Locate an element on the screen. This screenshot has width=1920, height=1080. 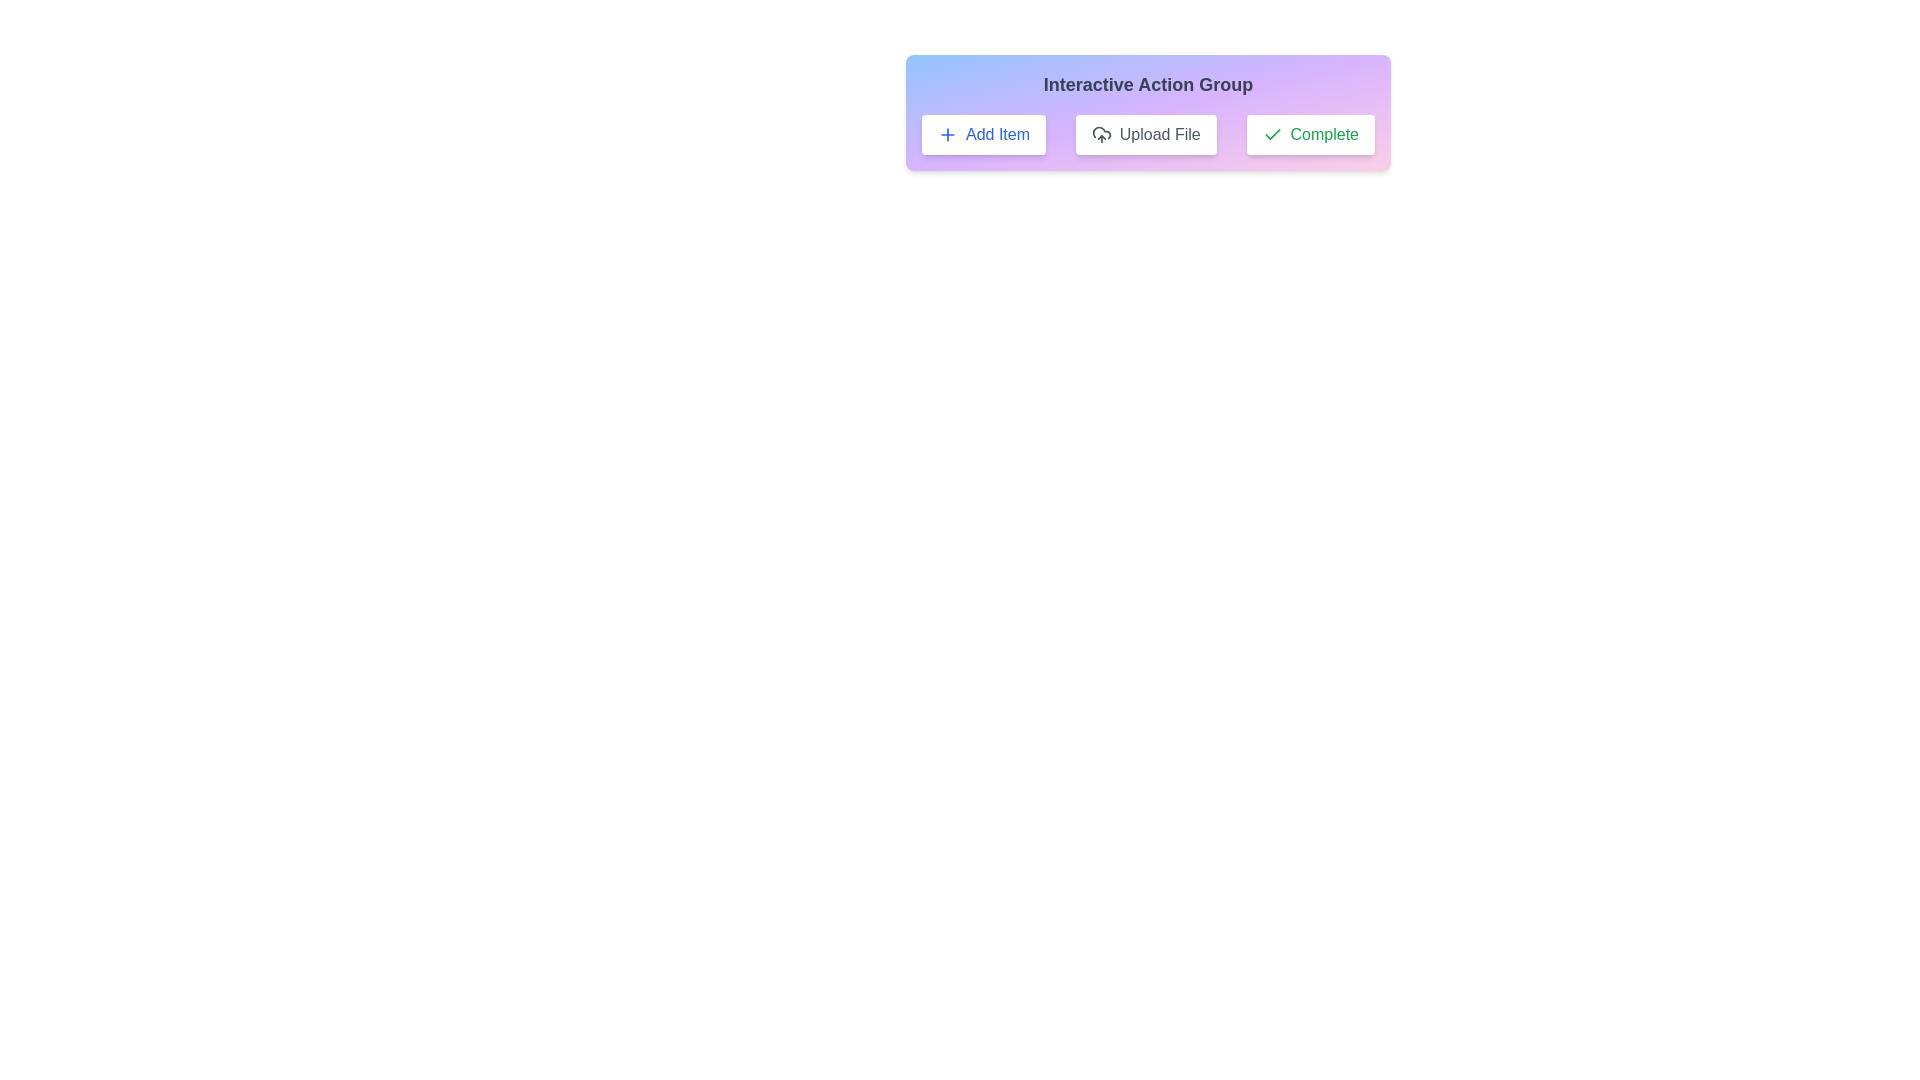
the 'Add Item' button, which is a rectangular white button with blue text and a plus icon, located within a horizontal layout of action buttons is located at coordinates (983, 135).